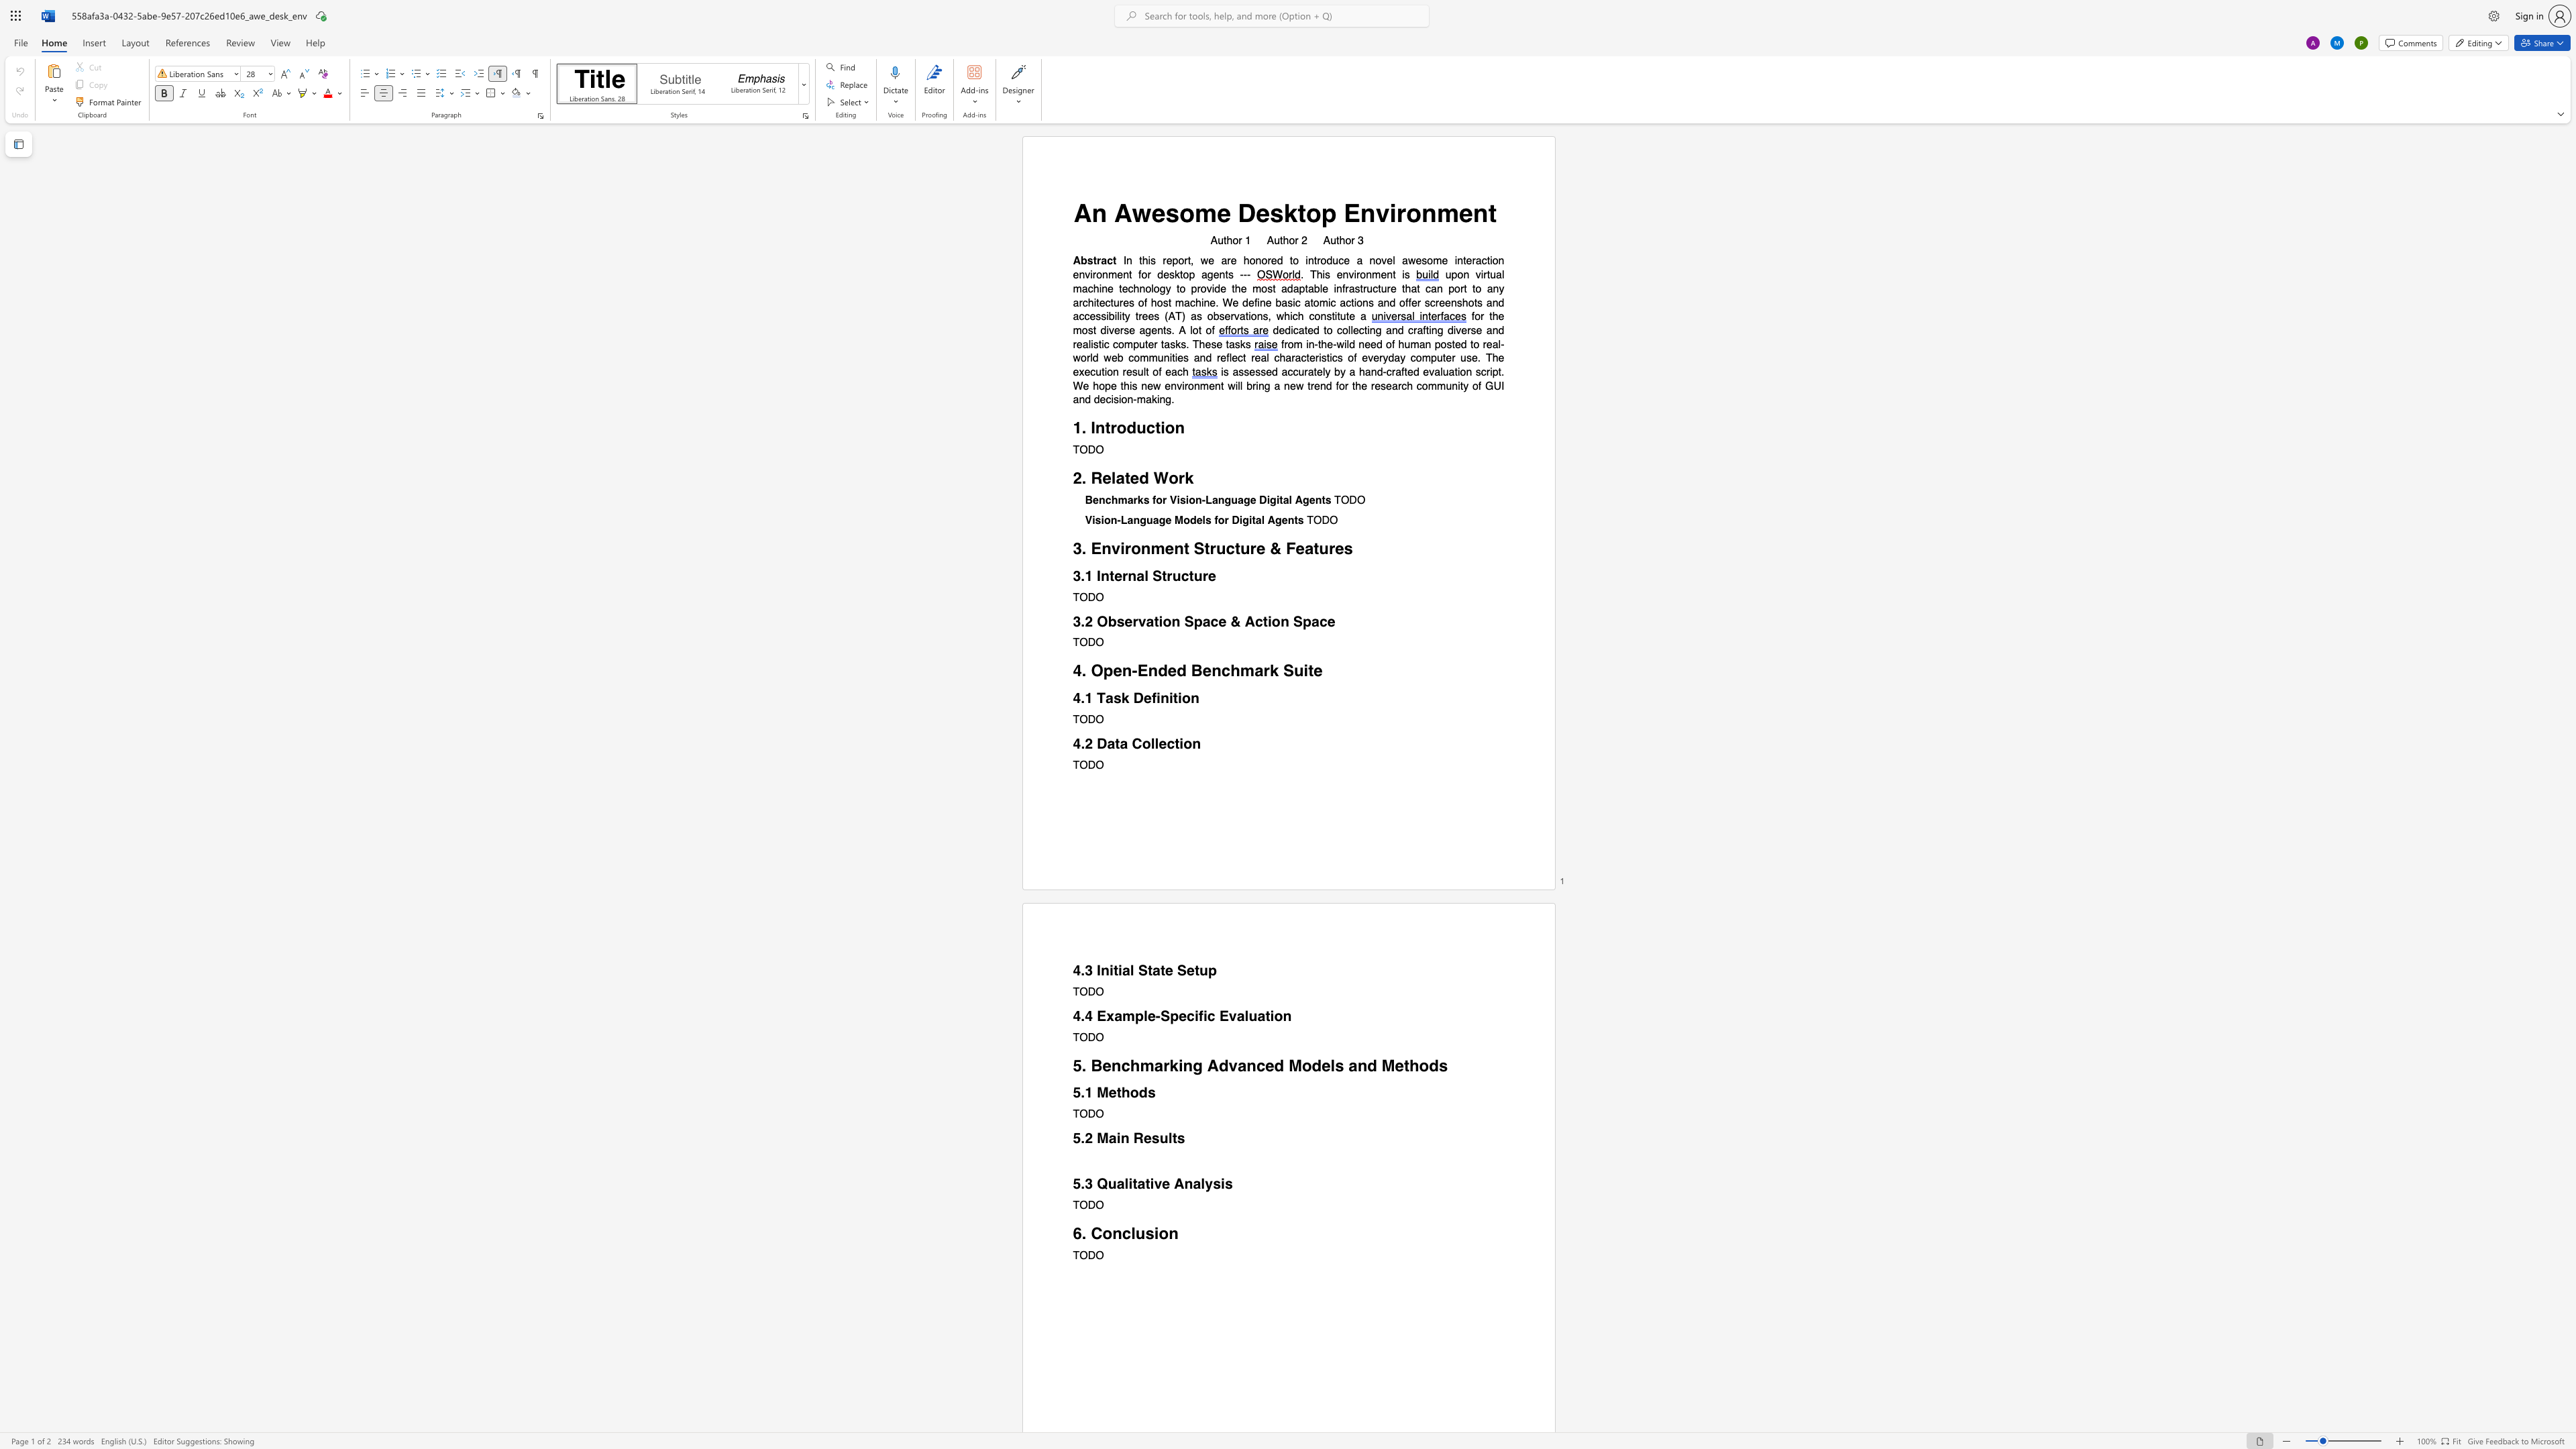  I want to click on the space between the continuous character "a" and "t" in the text, so click(1123, 478).